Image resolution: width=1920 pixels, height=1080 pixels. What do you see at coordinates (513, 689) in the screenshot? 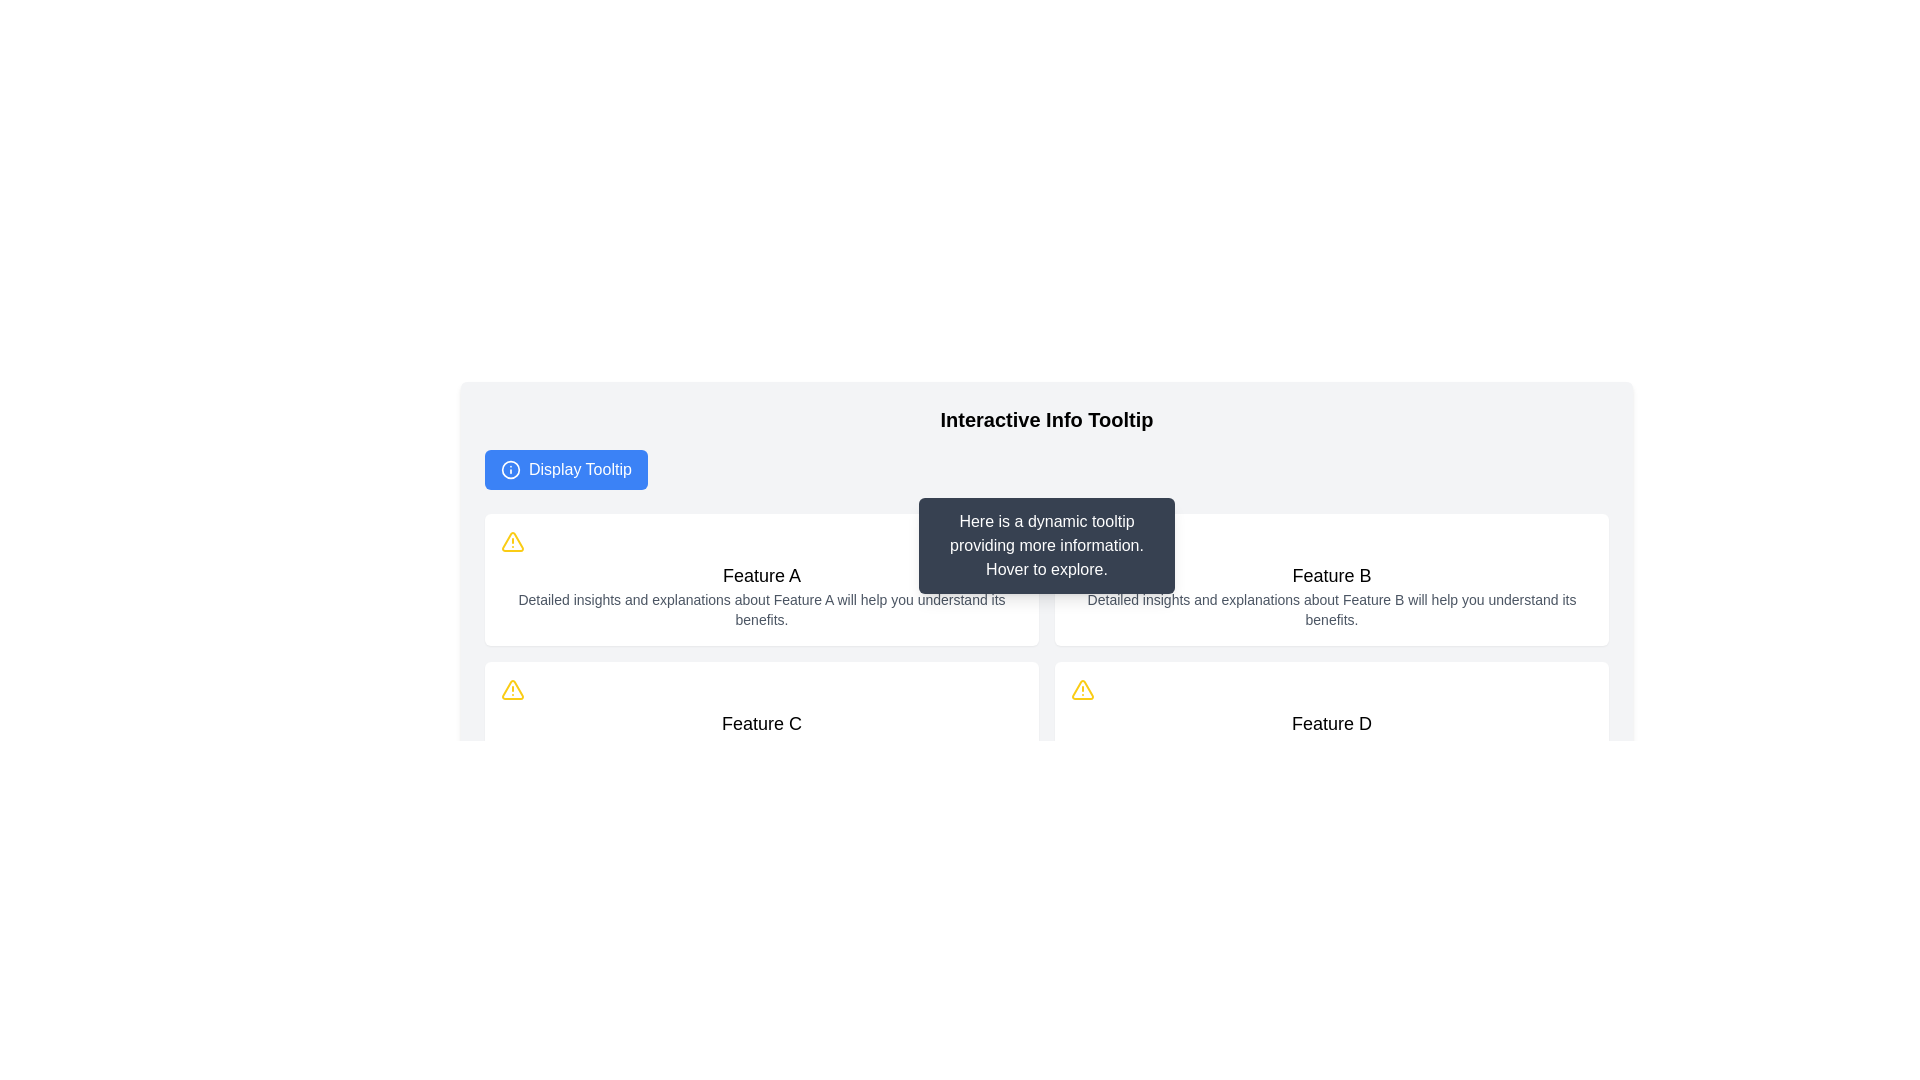
I see `the triangular alert icon with a yellow outline located at the top left corner of the box under the 'Feature C' text` at bounding box center [513, 689].